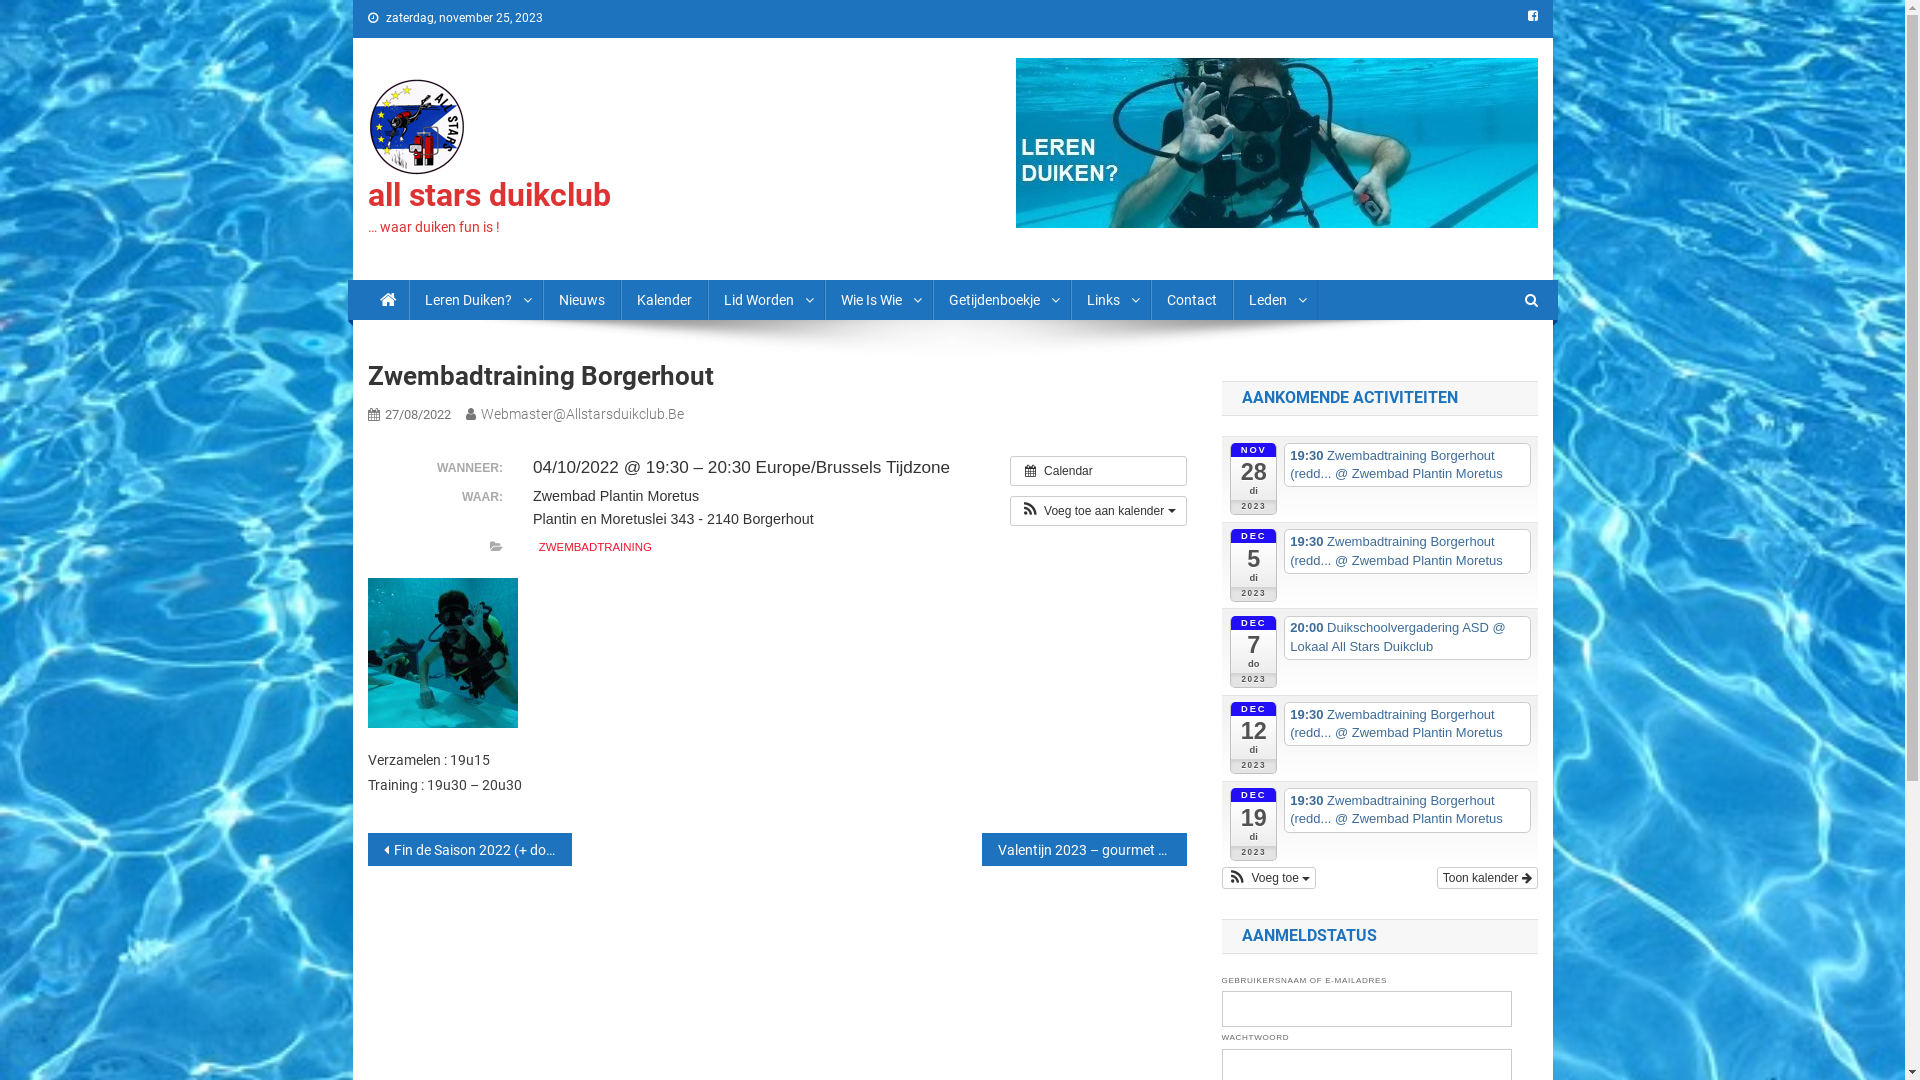  What do you see at coordinates (1108, 300) in the screenshot?
I see `'Links'` at bounding box center [1108, 300].